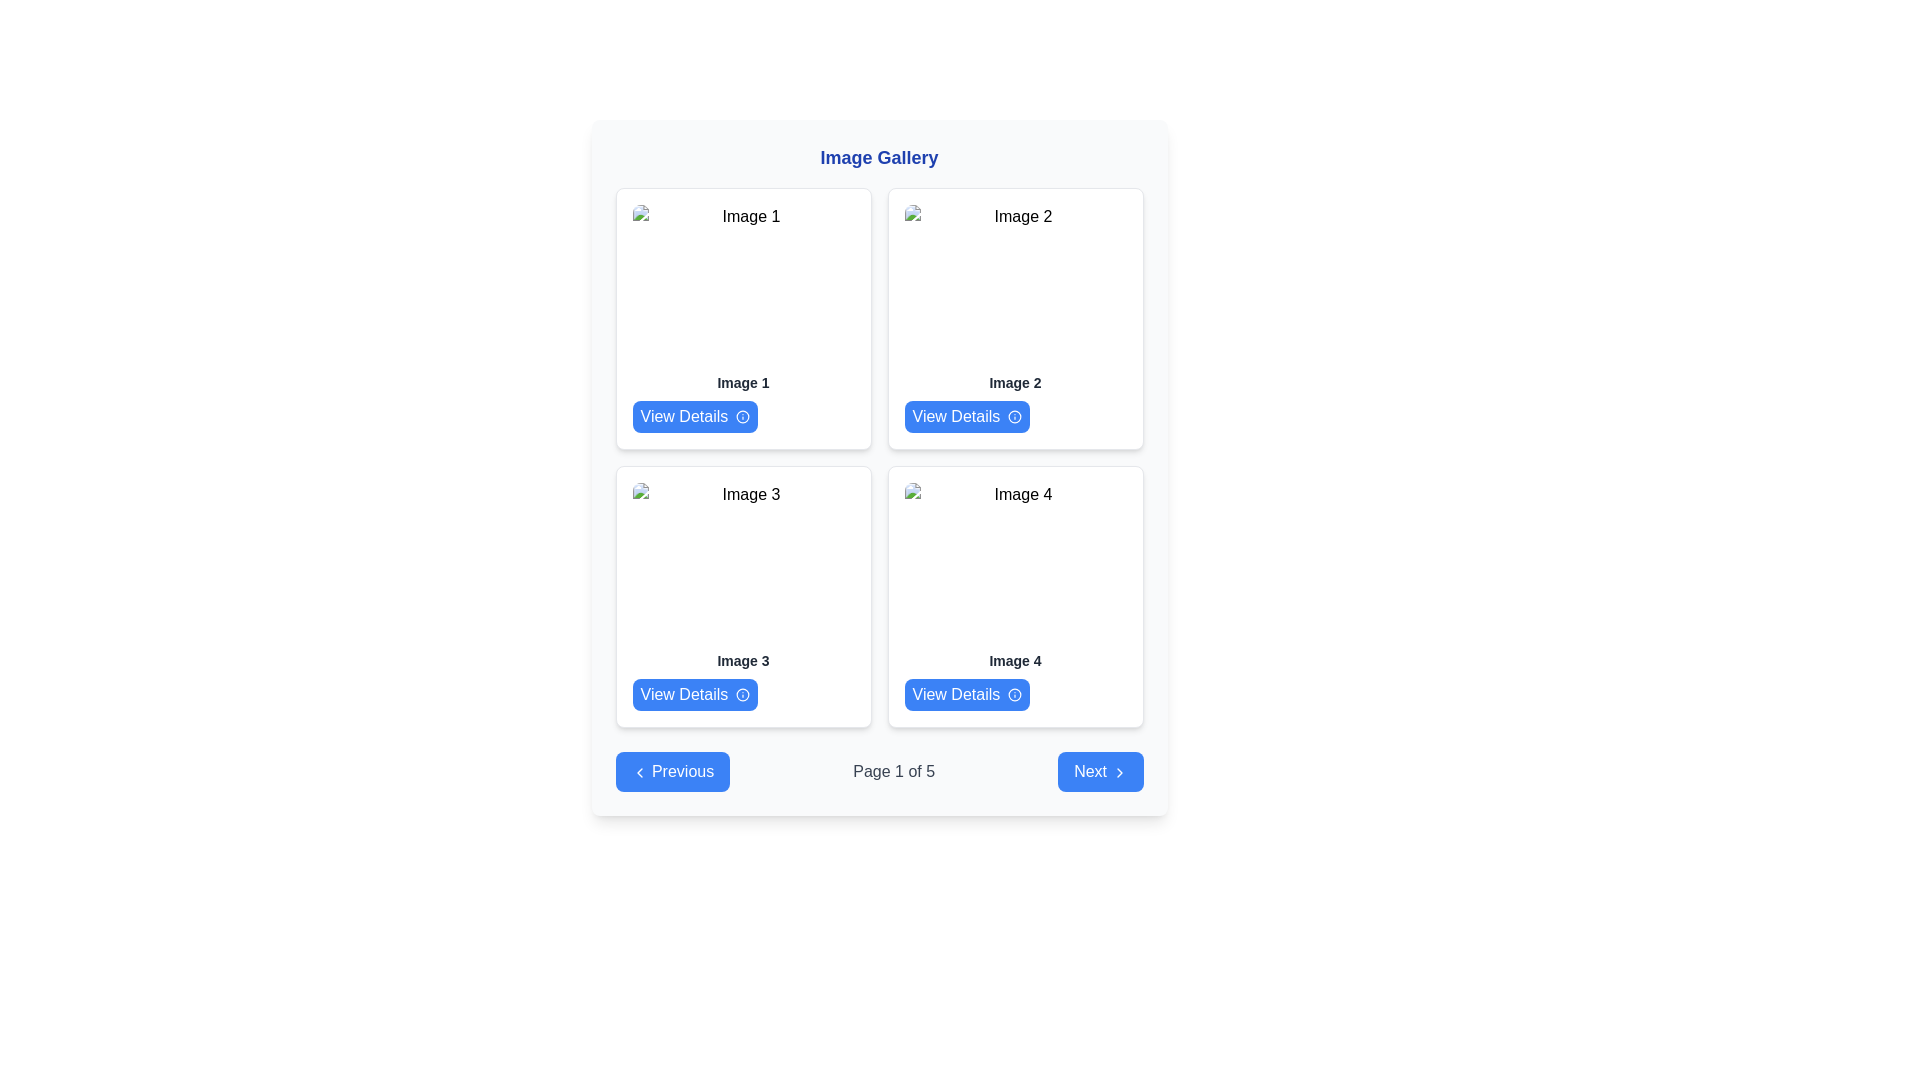 The width and height of the screenshot is (1920, 1080). Describe the element at coordinates (1015, 660) in the screenshot. I see `the static text label displaying 'Image 4' located in the bottom-right corner of the fourth card, above the 'View Details' button` at that location.